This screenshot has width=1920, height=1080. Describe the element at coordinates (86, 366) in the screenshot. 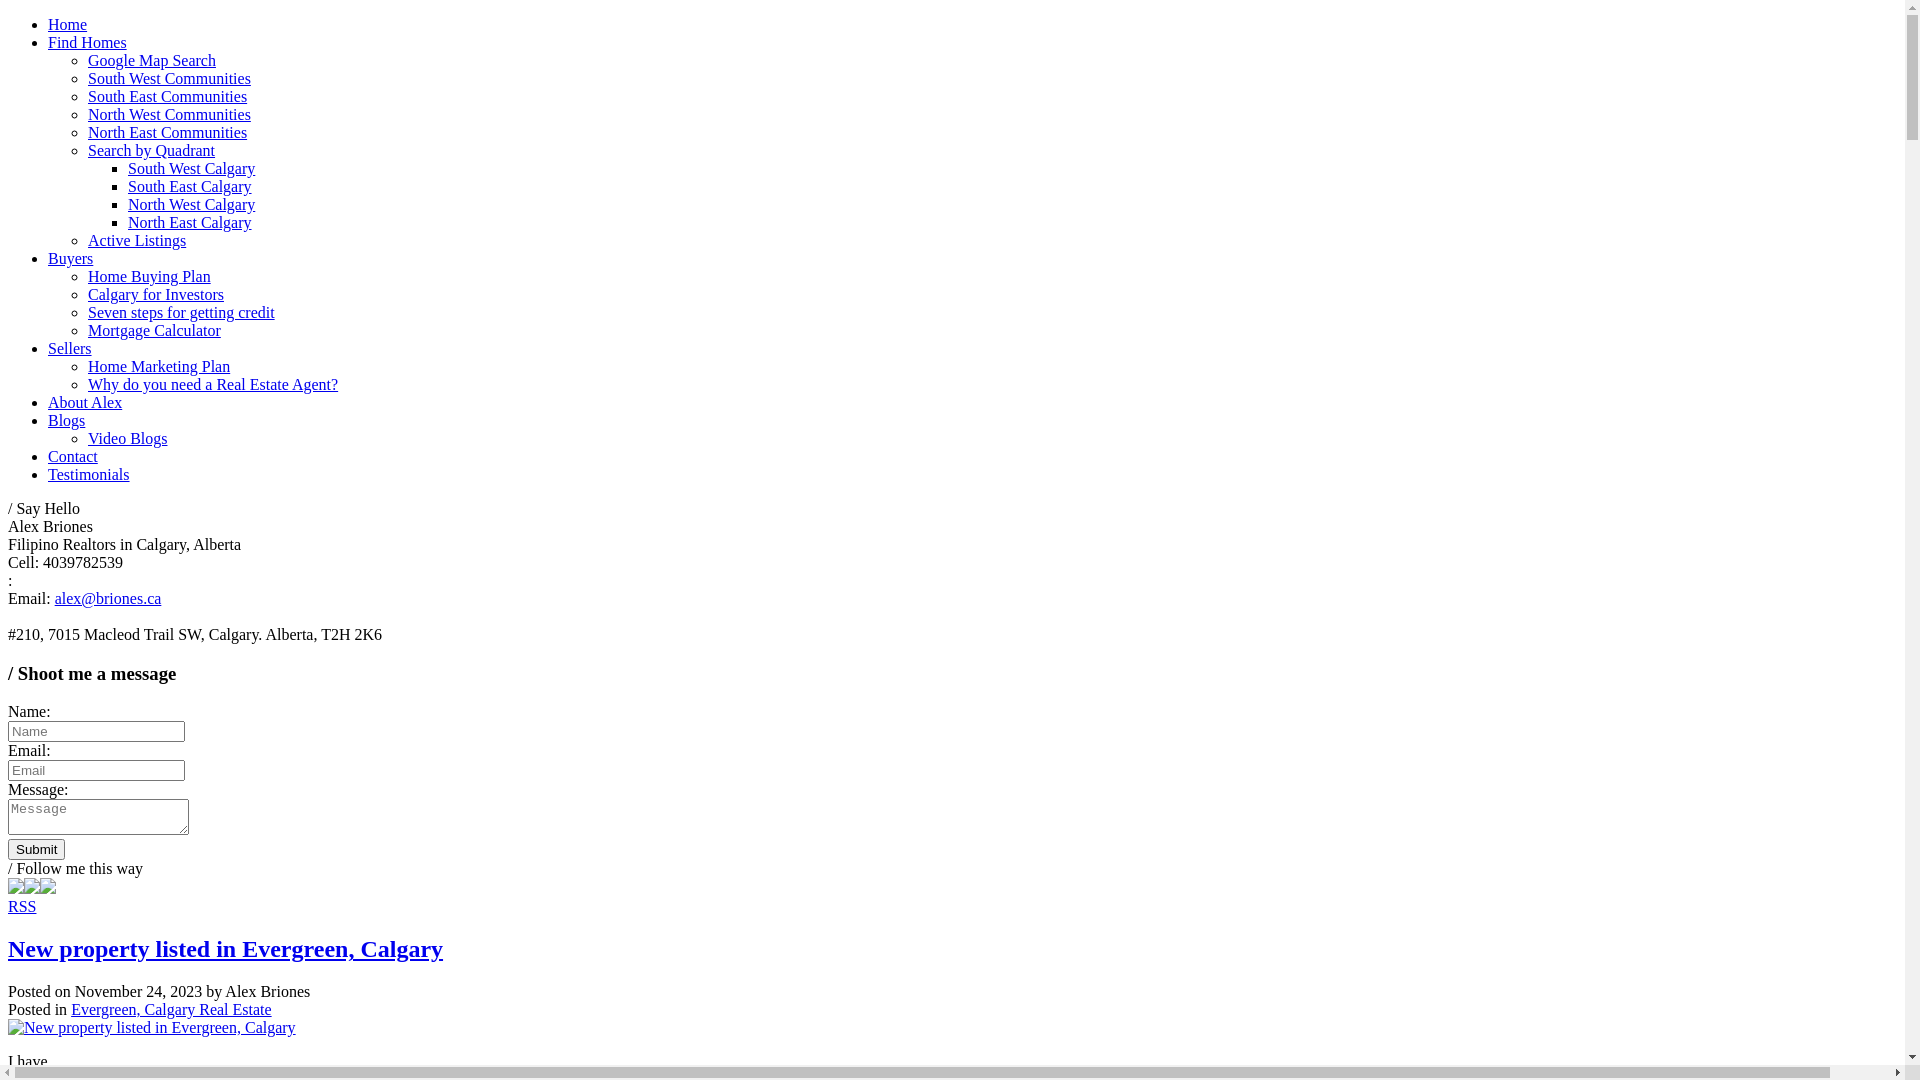

I see `'Home Marketing Plan'` at that location.